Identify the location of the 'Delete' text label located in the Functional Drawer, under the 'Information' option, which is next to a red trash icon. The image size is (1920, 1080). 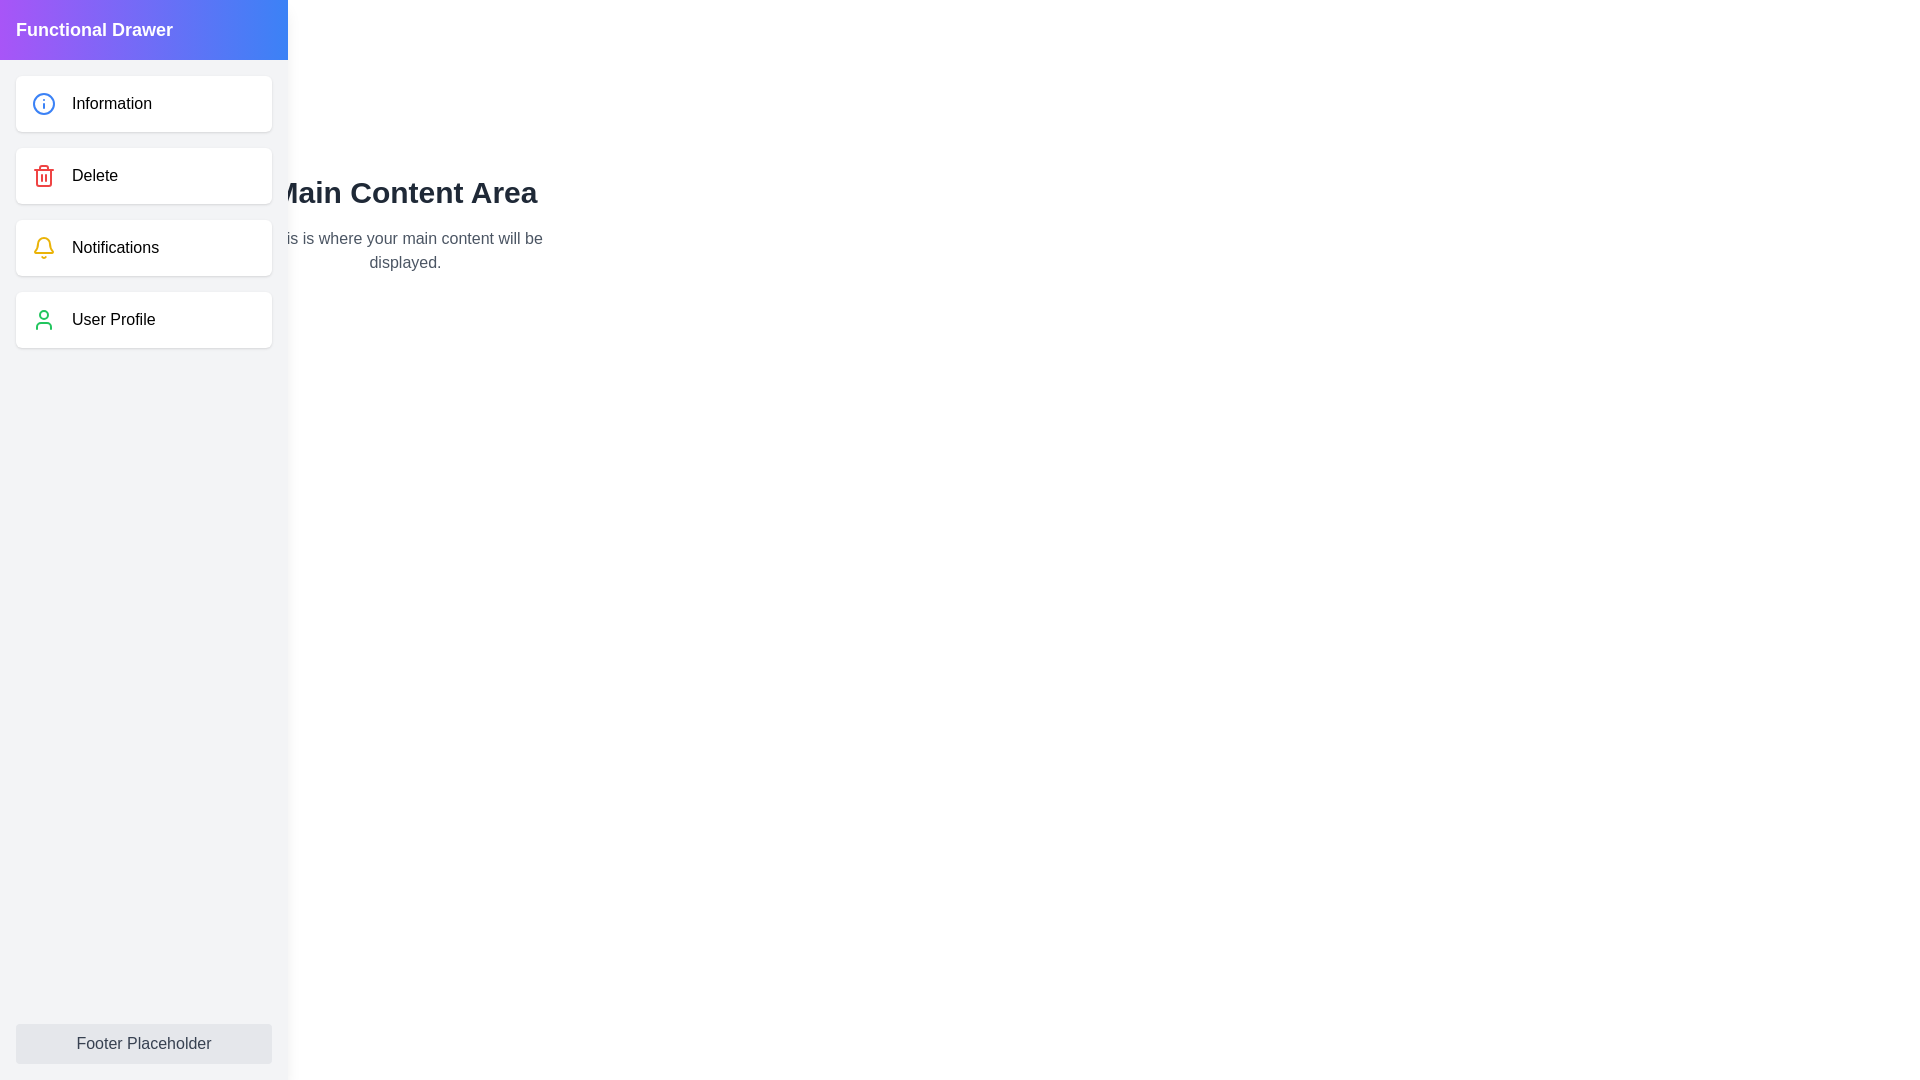
(94, 175).